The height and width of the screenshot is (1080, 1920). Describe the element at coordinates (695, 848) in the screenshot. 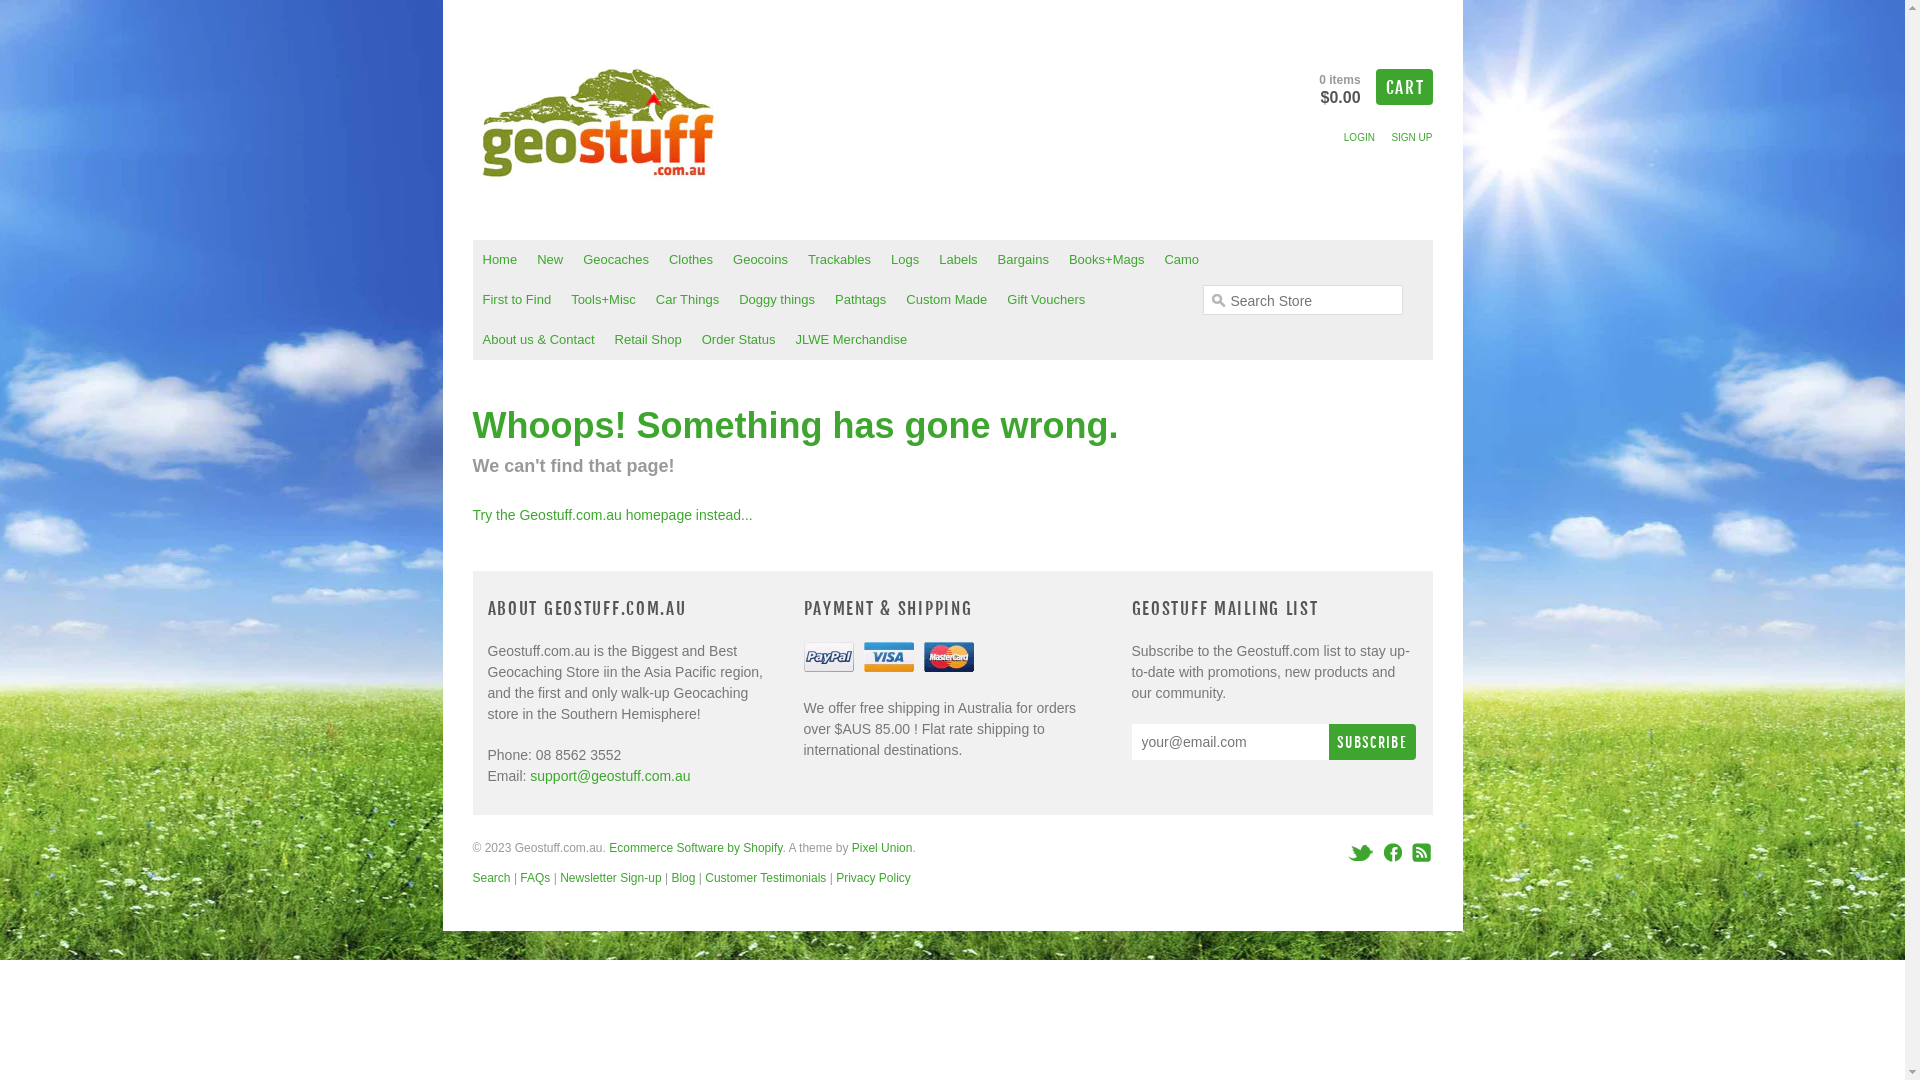

I see `'Ecommerce Software by Shopify'` at that location.